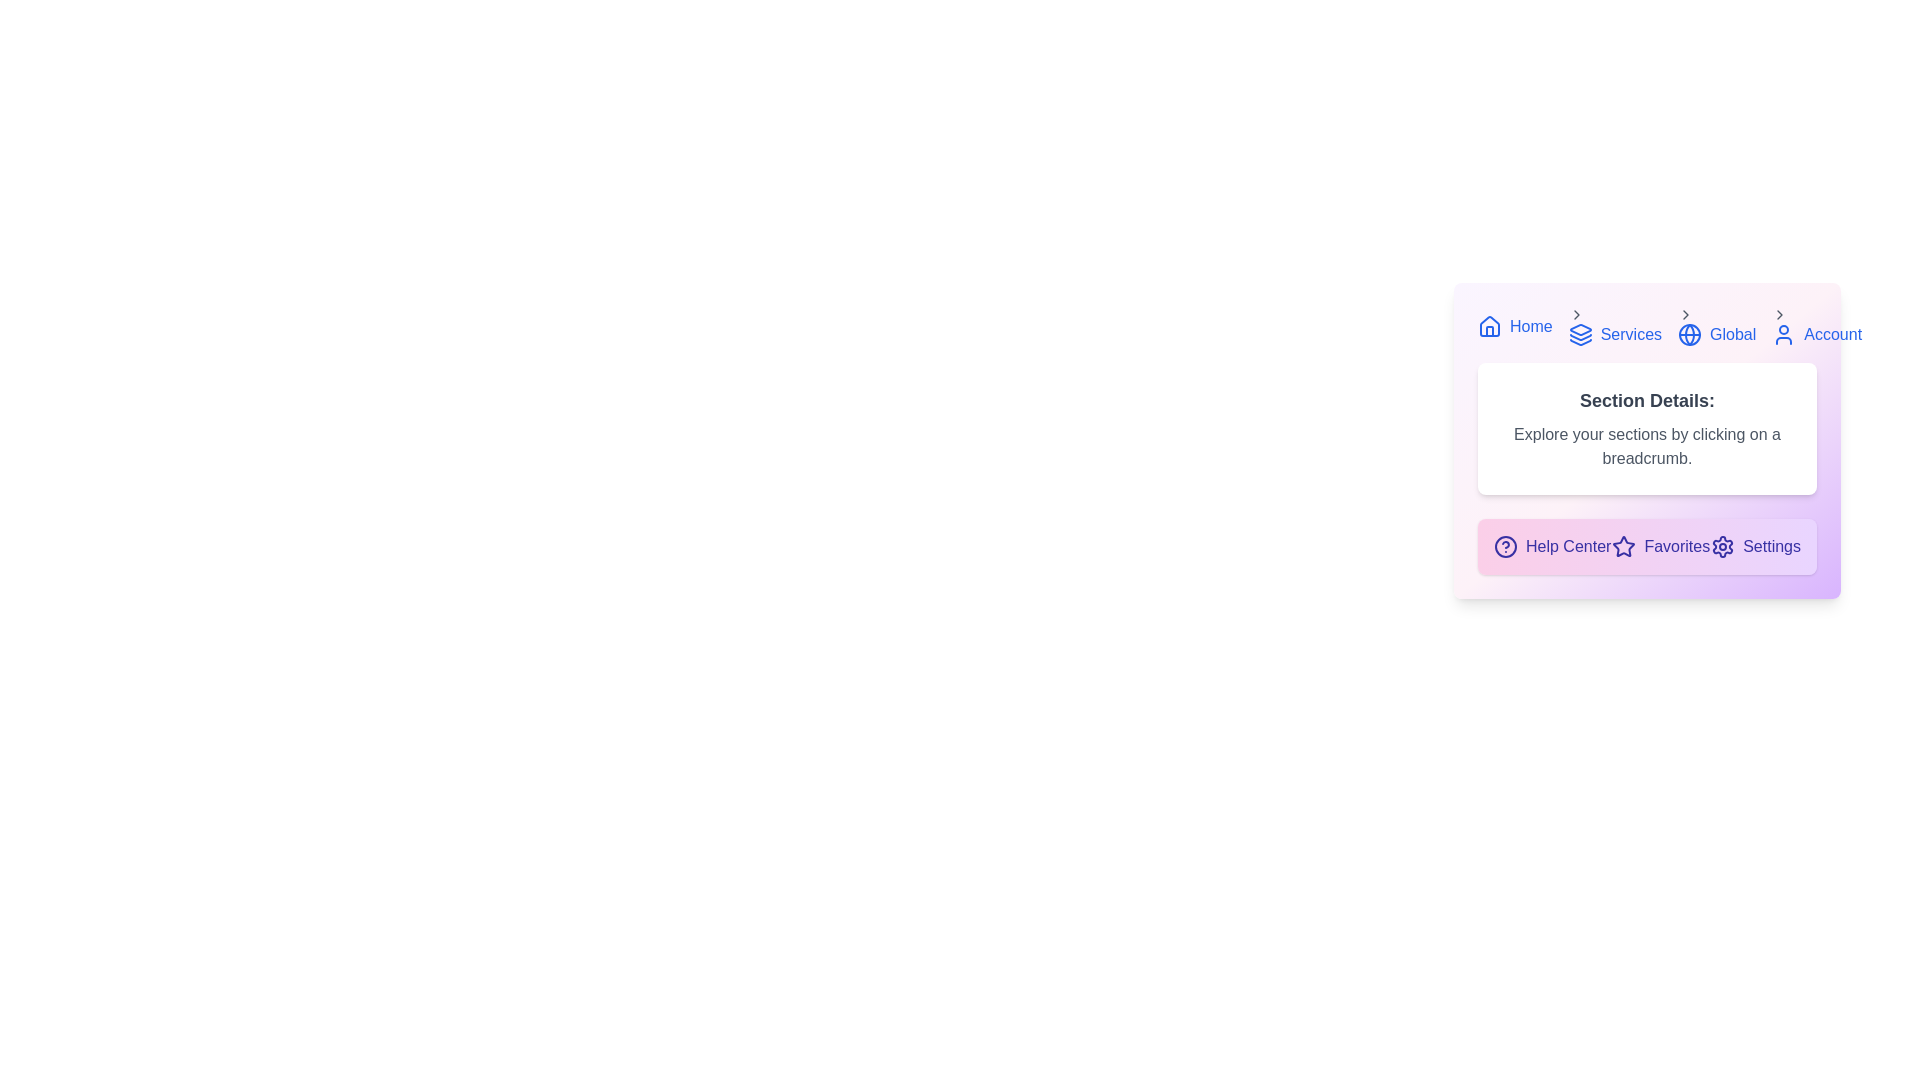 This screenshot has height=1080, width=1920. Describe the element at coordinates (1515, 326) in the screenshot. I see `the Breadcrumb link located at the top left of the UI section, adjacent to the home icon, to trigger the visual underline effect` at that location.